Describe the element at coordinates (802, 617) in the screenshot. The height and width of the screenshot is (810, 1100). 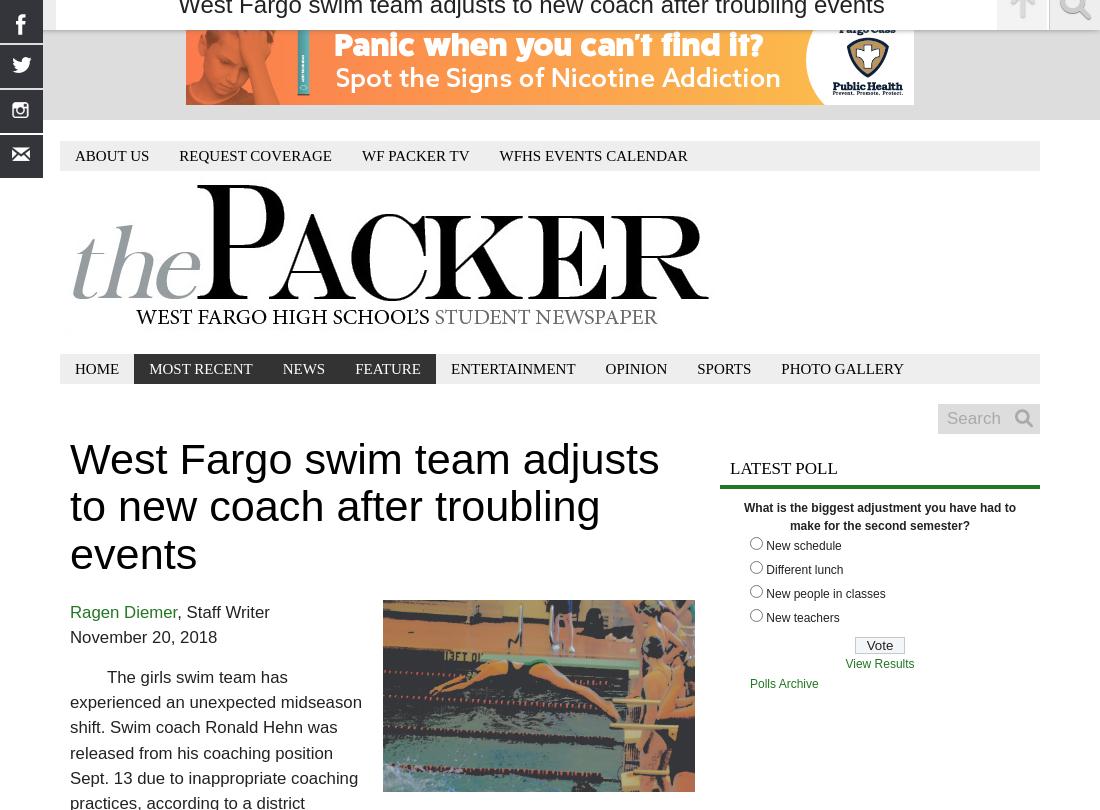
I see `'New teachers'` at that location.